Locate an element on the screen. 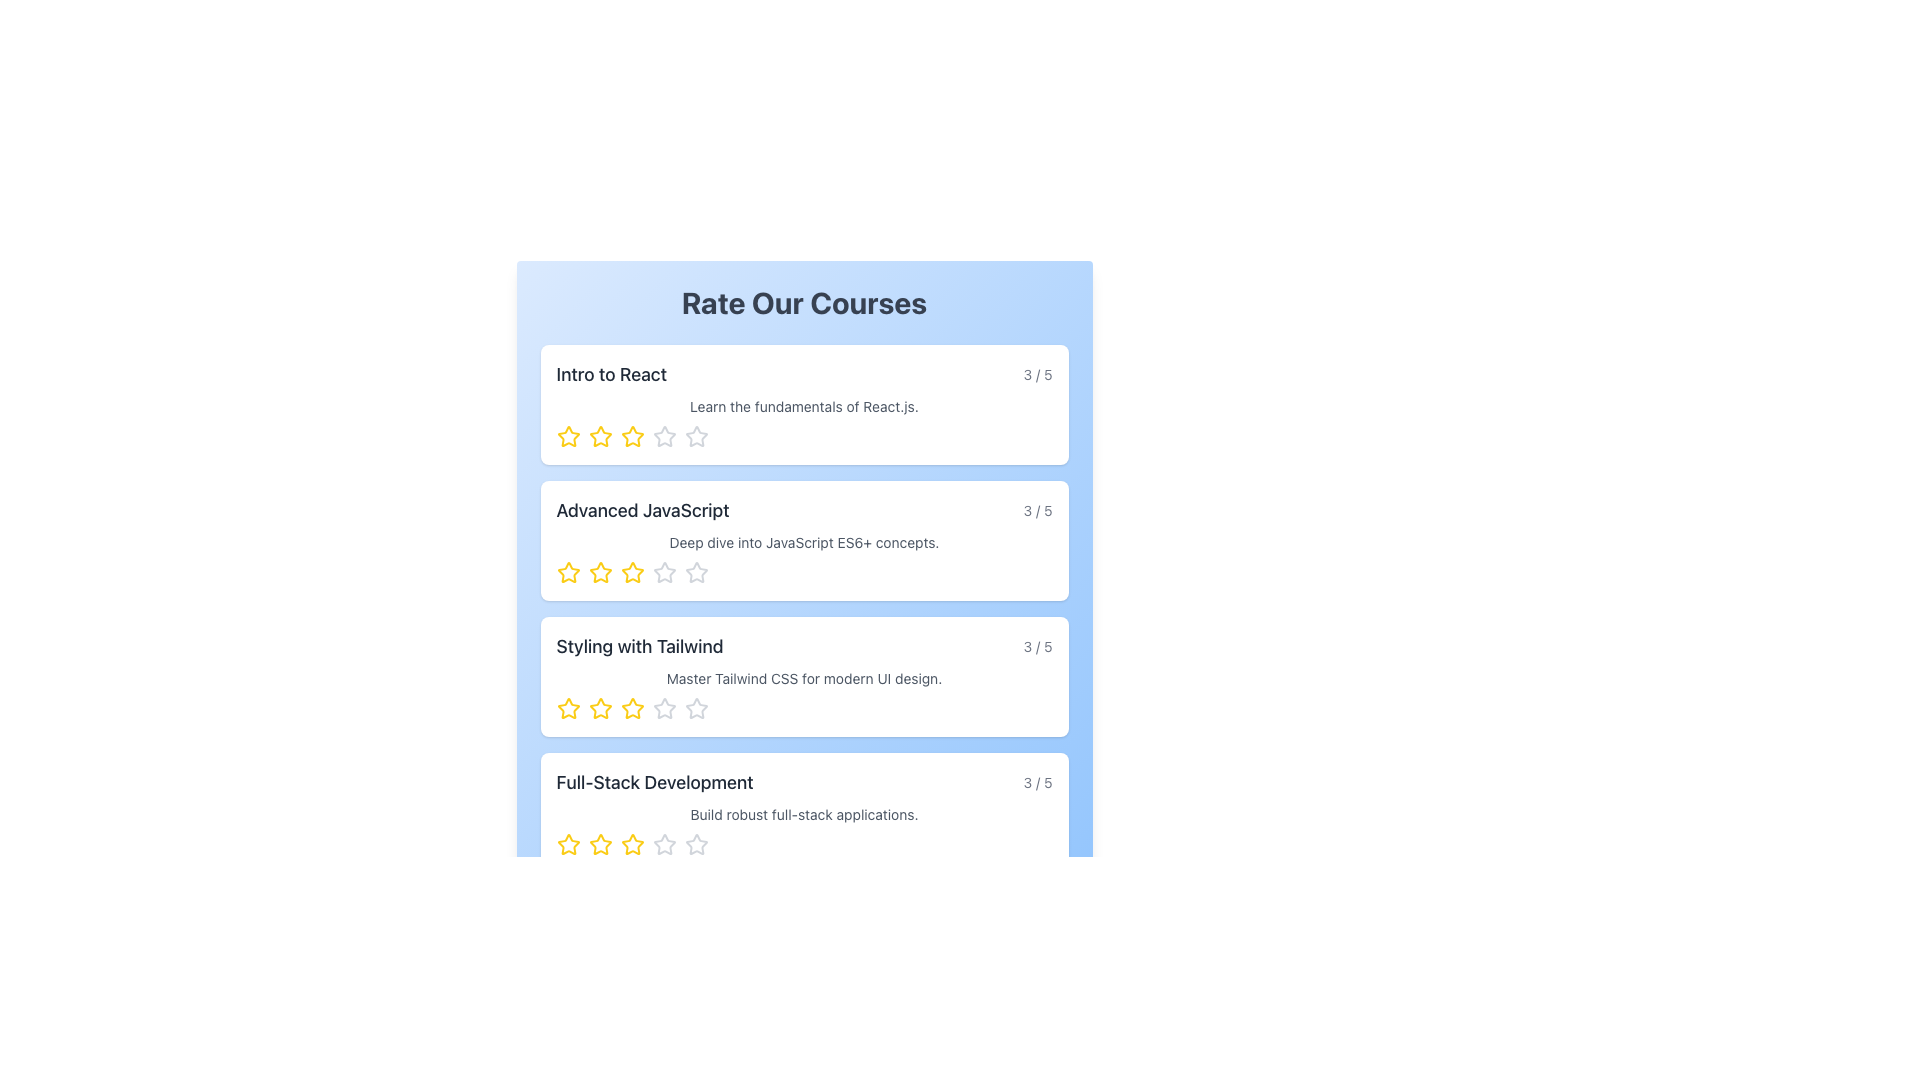 The height and width of the screenshot is (1080, 1920). the yellow star icon, which is the first in a row of five rating stars for the 'Intro to React' course is located at coordinates (567, 435).